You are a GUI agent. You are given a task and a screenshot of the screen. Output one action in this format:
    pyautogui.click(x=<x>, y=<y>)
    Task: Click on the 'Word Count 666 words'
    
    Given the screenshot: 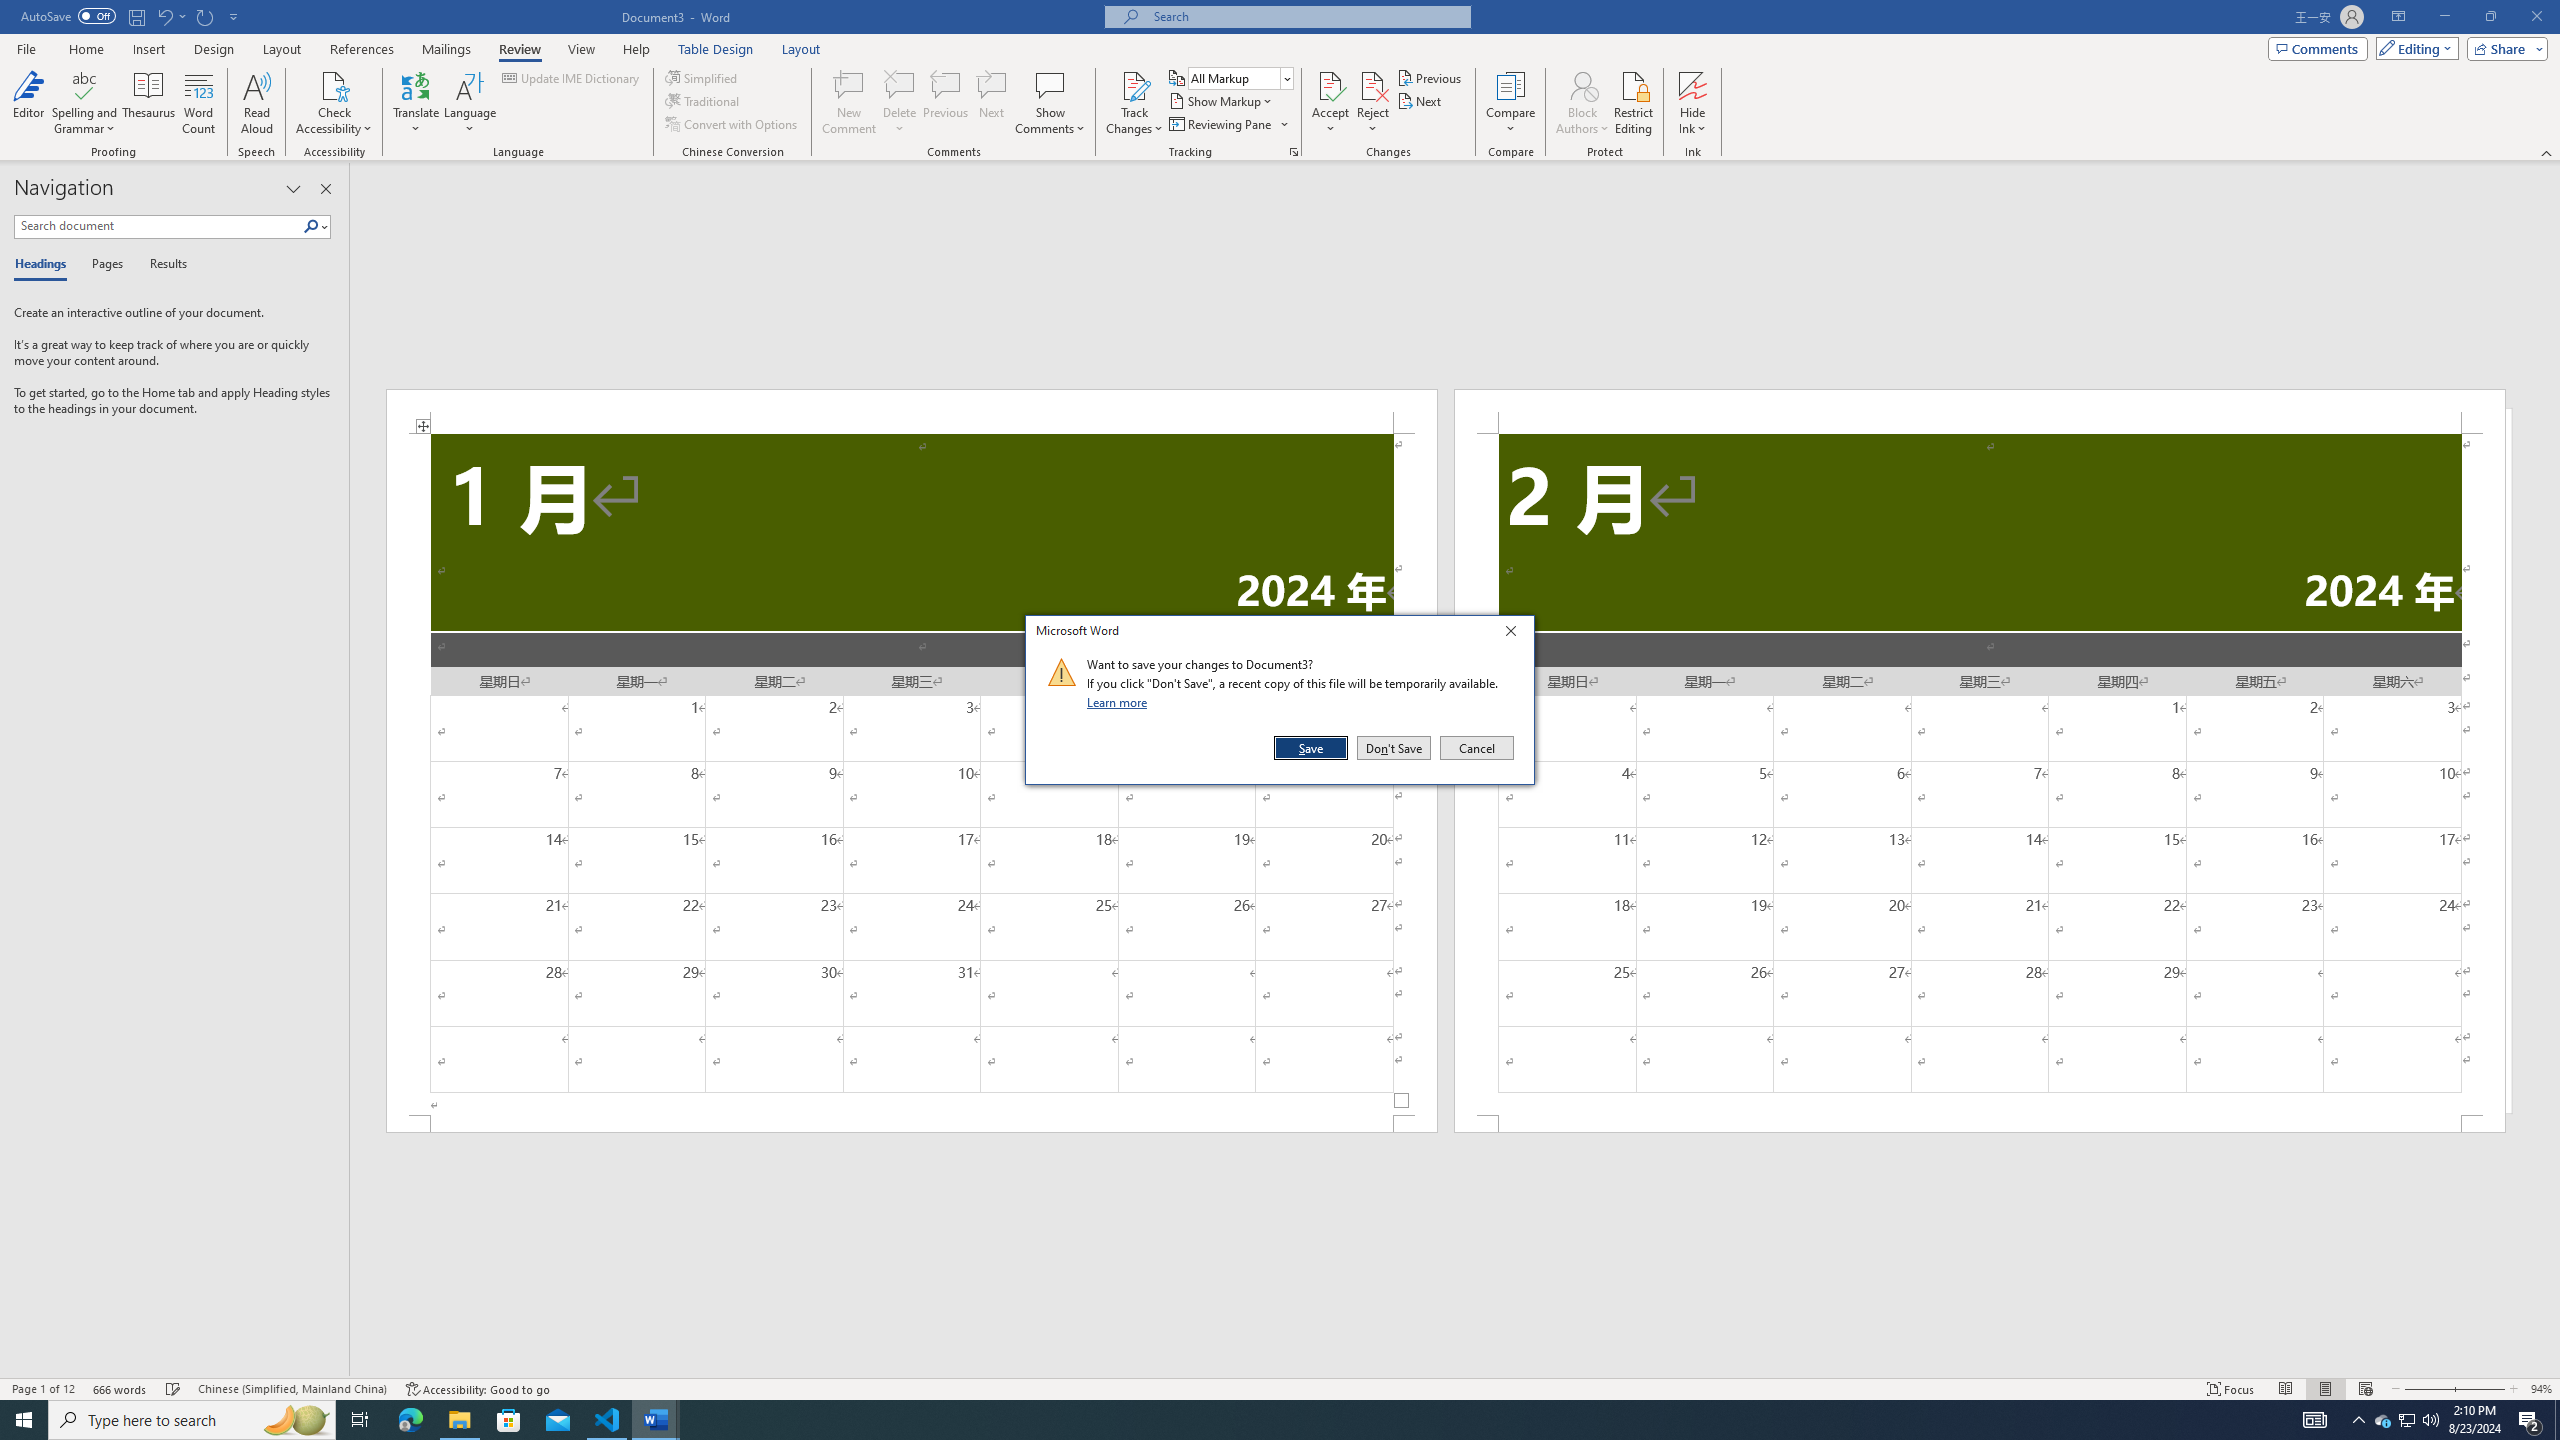 What is the action you would take?
    pyautogui.click(x=121, y=1389)
    